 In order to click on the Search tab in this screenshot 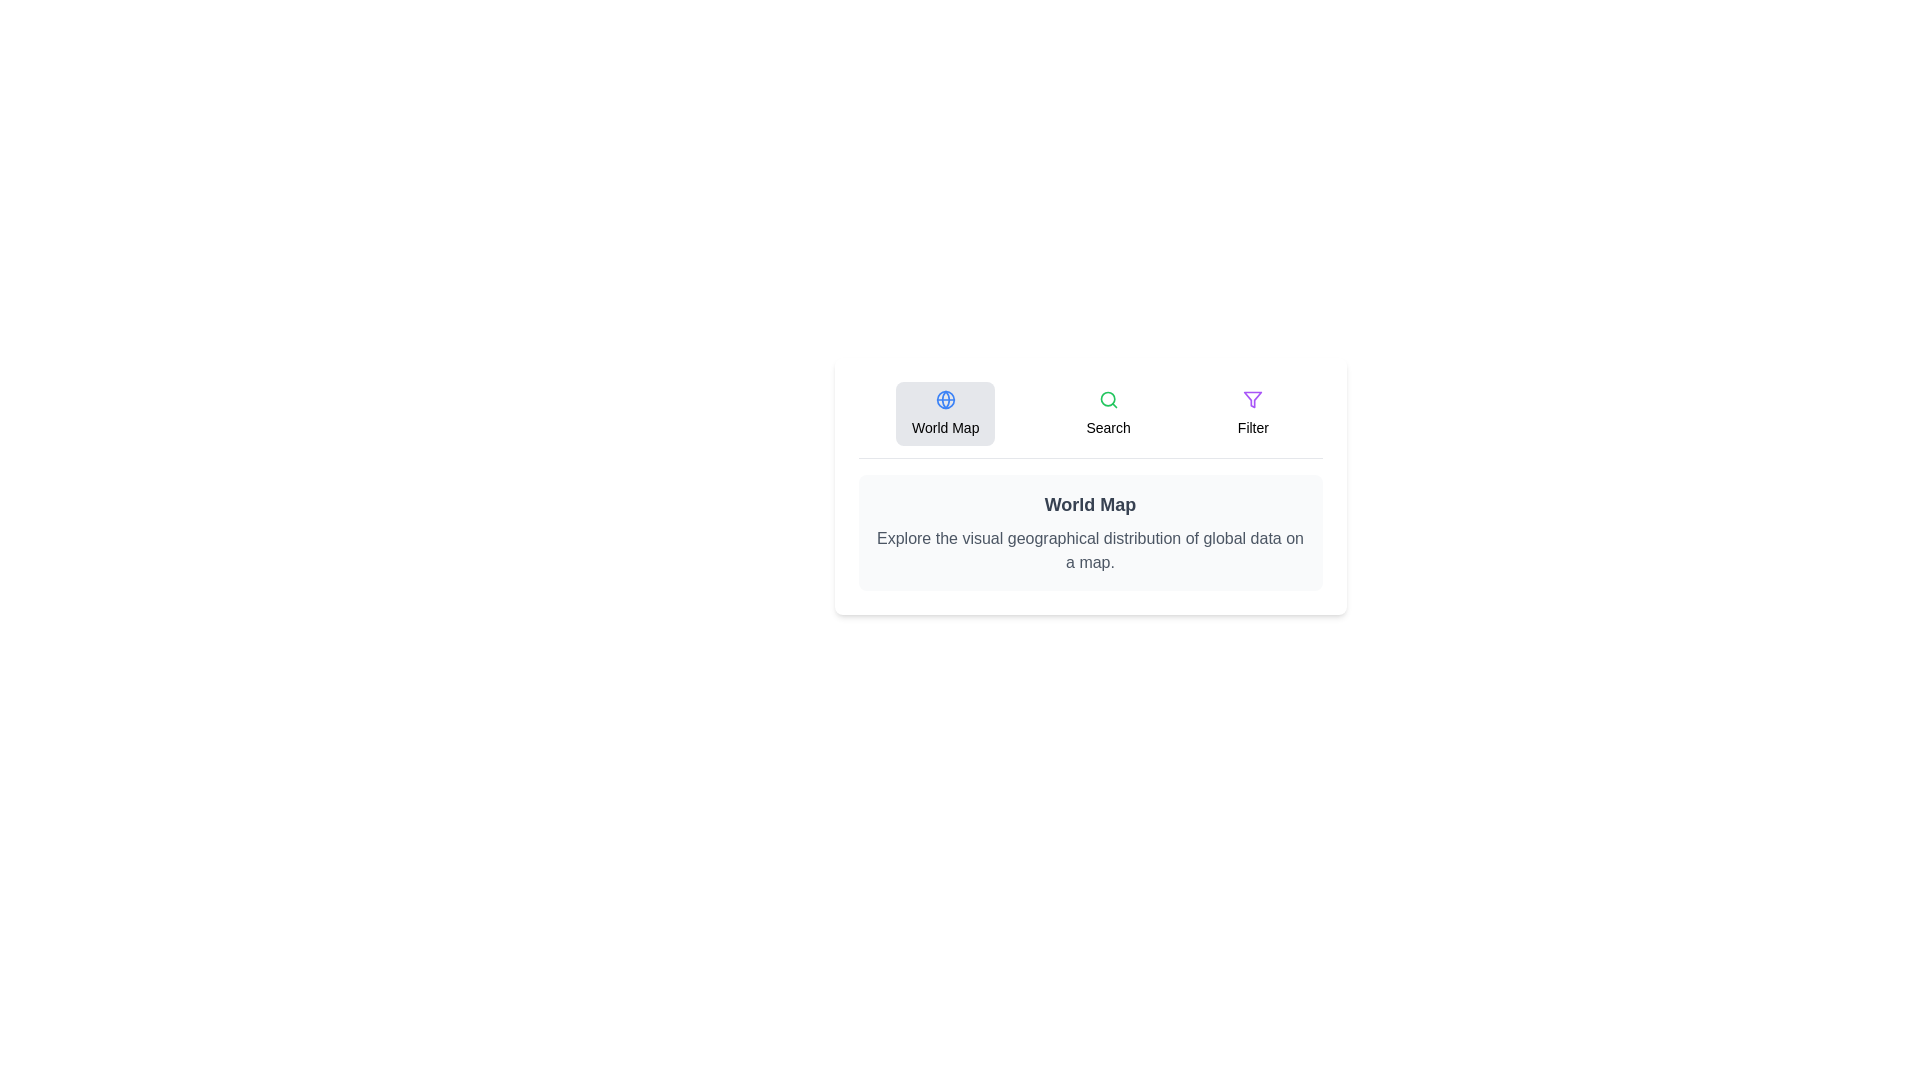, I will do `click(1107, 412)`.